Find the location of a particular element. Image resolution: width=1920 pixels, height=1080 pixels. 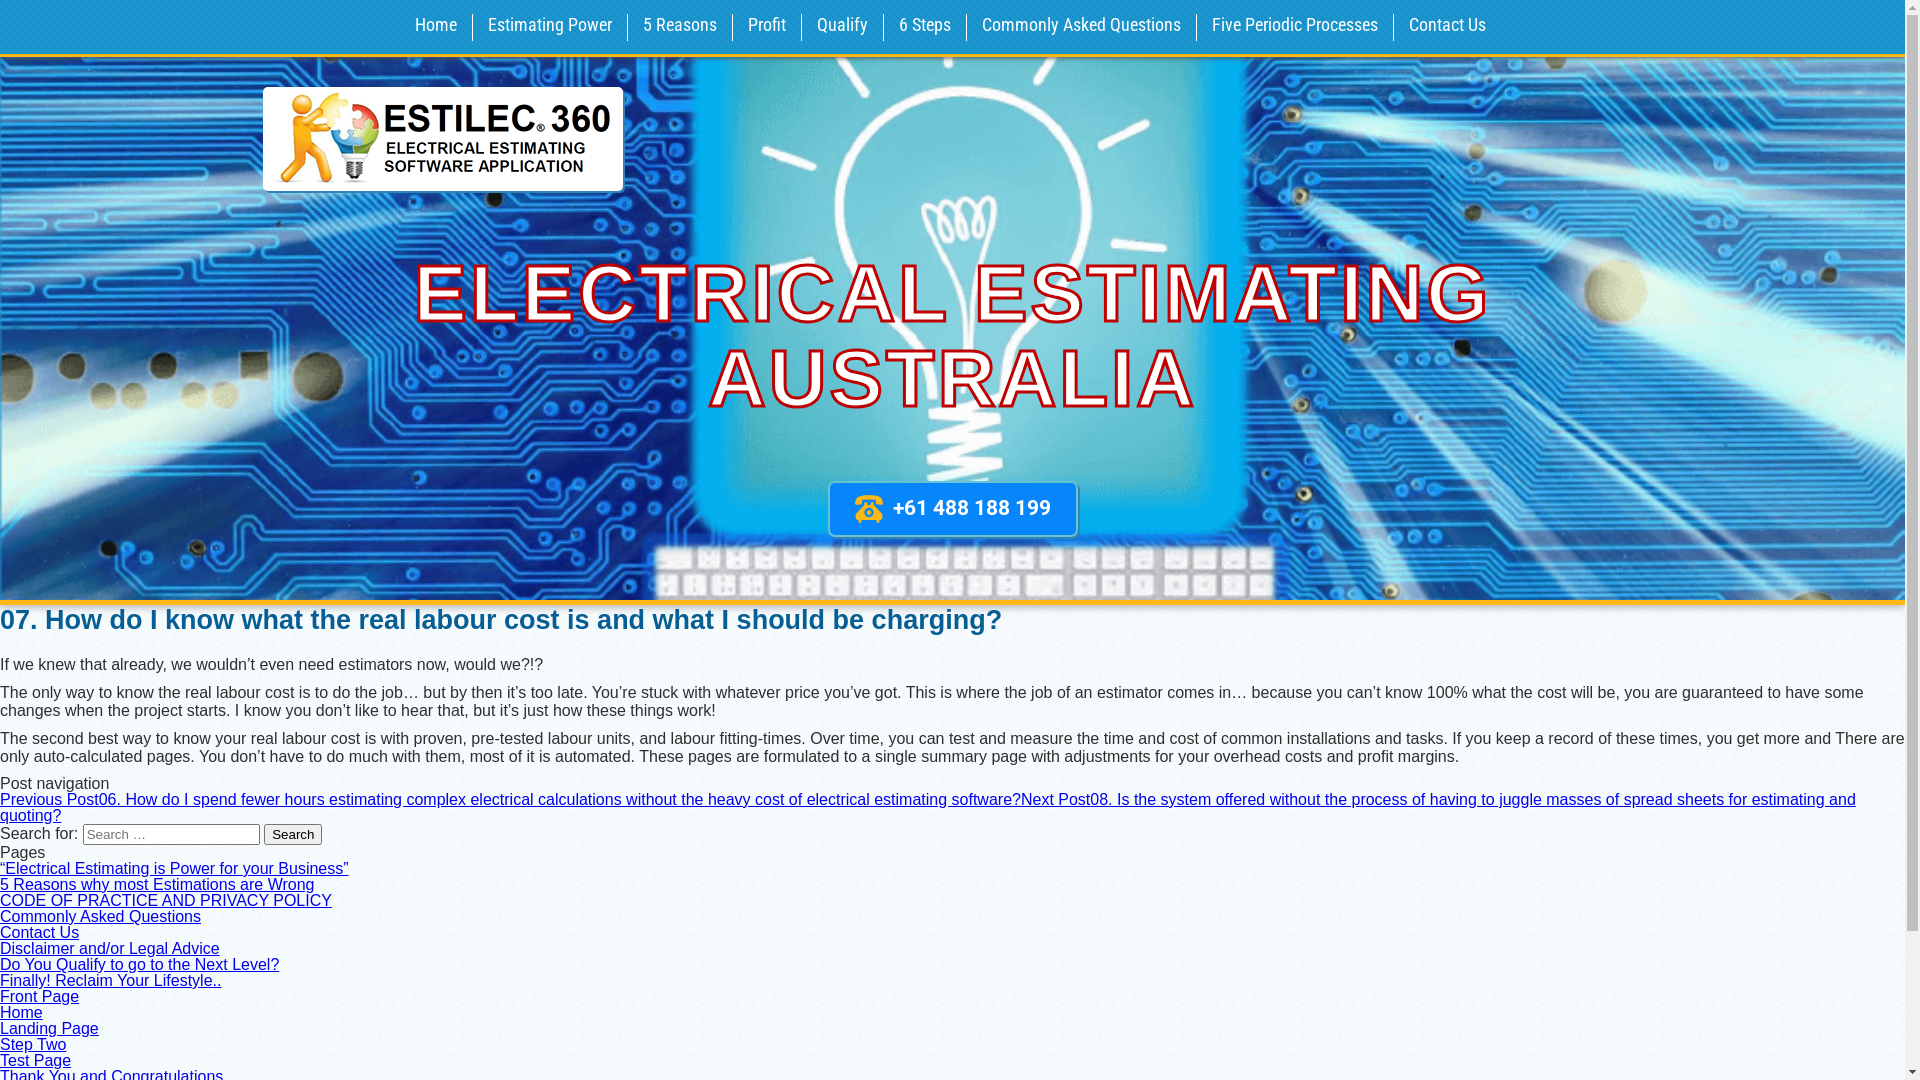

'Home' is located at coordinates (21, 1012).